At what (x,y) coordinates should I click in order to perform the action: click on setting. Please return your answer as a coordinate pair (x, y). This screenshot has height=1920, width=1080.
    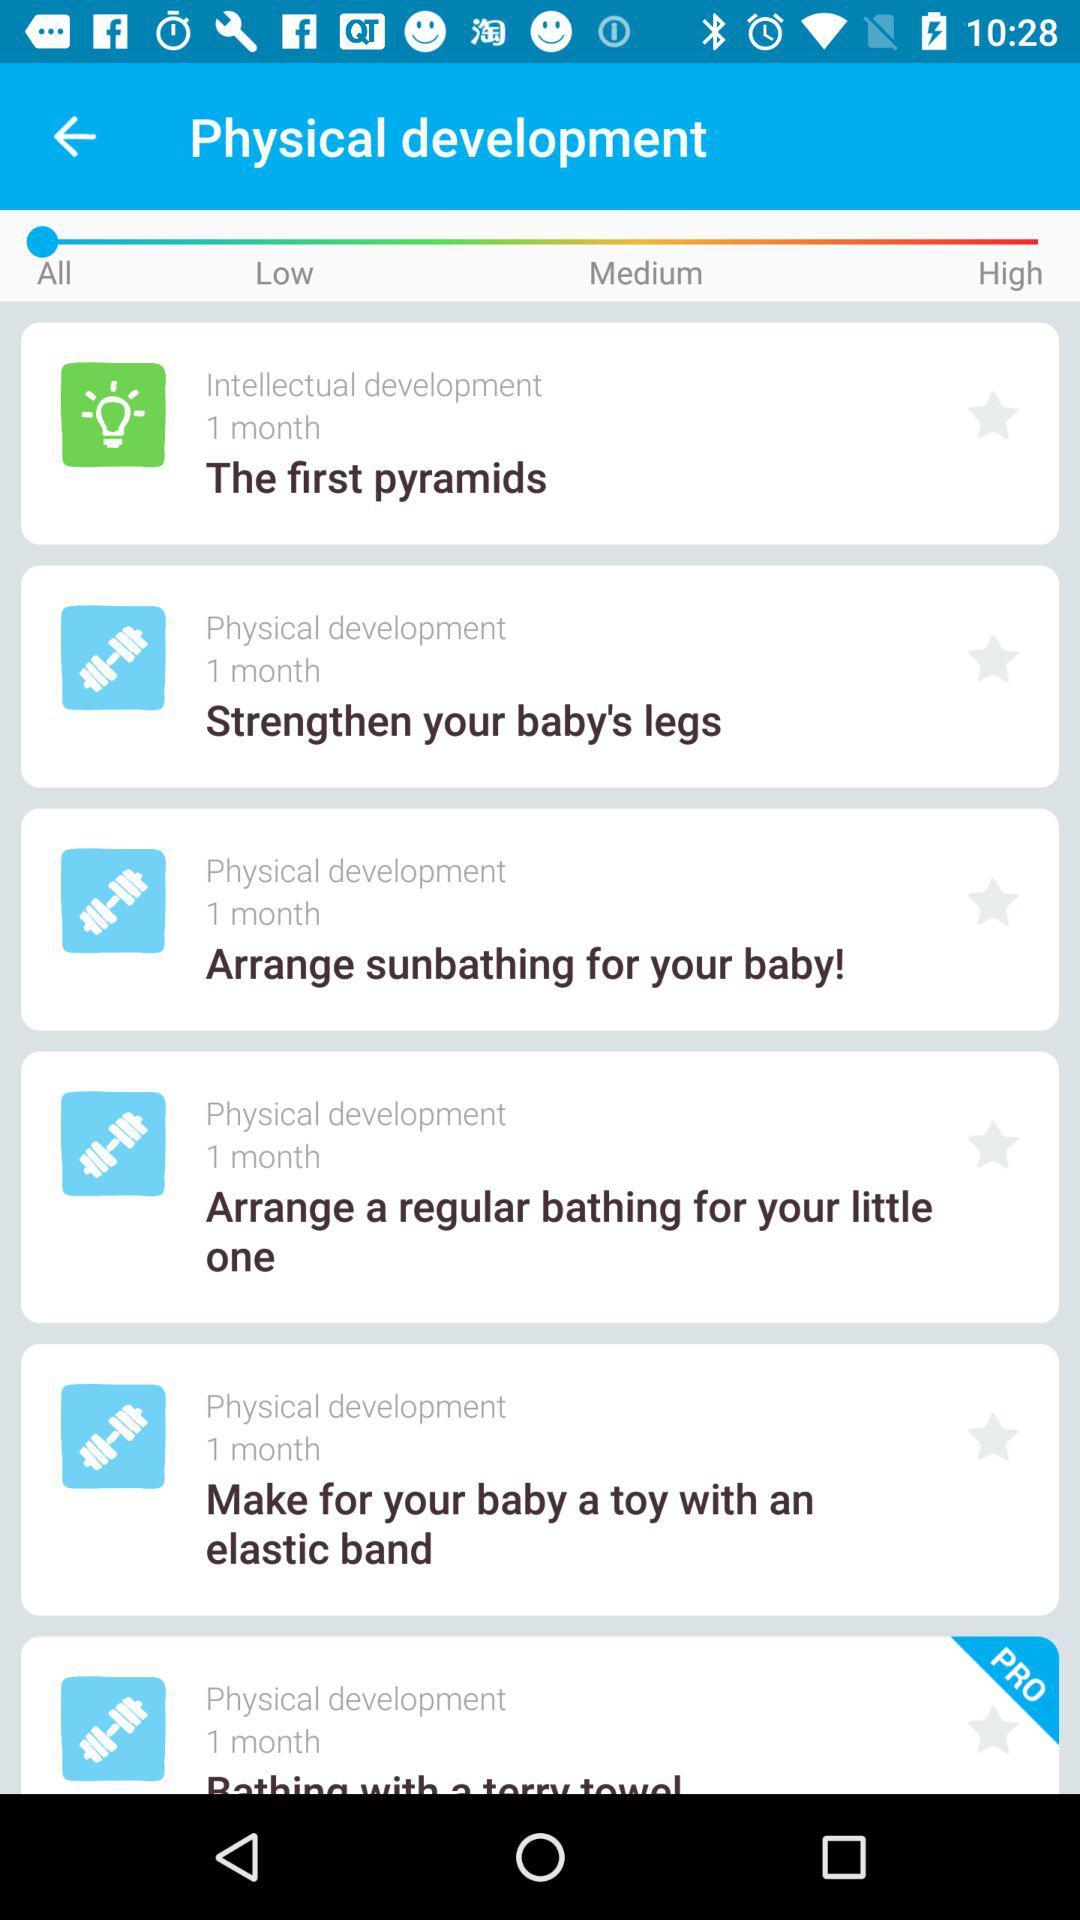
    Looking at the image, I should click on (993, 1435).